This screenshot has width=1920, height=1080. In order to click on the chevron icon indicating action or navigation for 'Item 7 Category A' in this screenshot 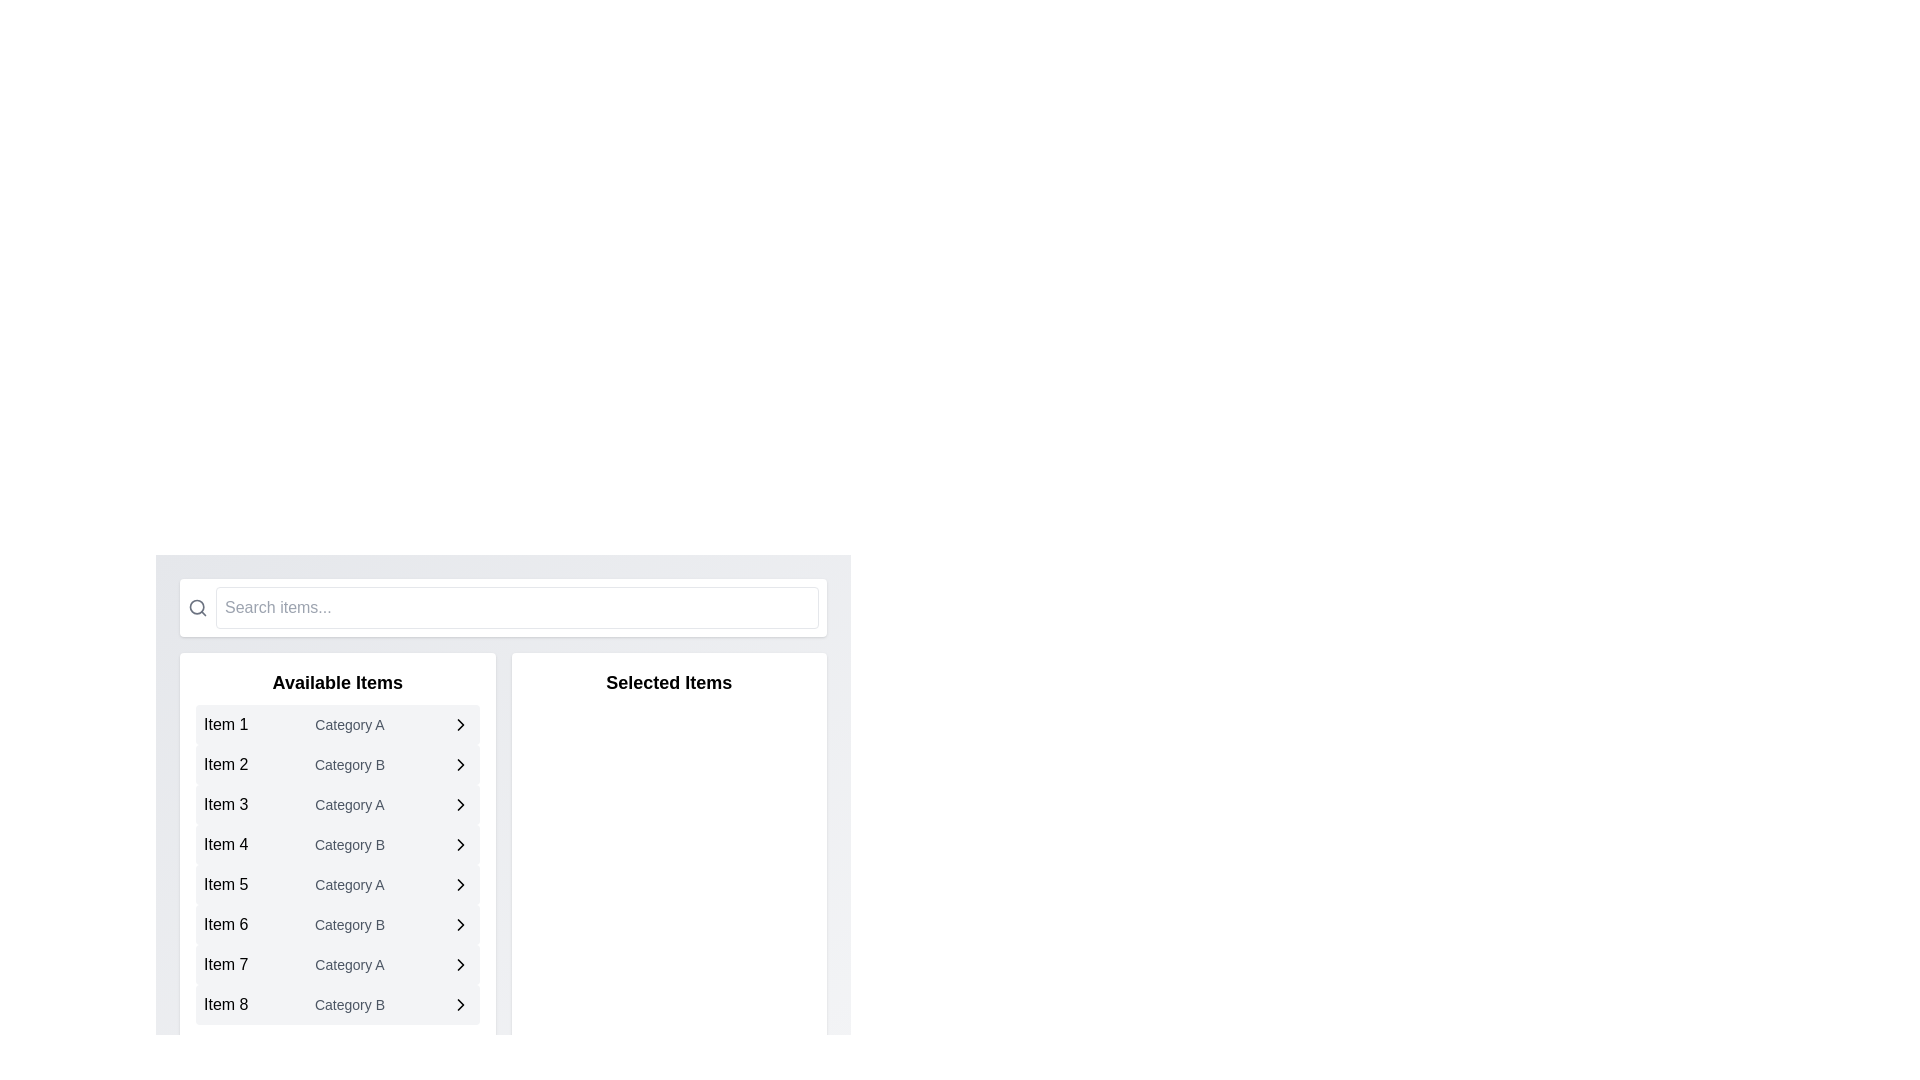, I will do `click(460, 963)`.